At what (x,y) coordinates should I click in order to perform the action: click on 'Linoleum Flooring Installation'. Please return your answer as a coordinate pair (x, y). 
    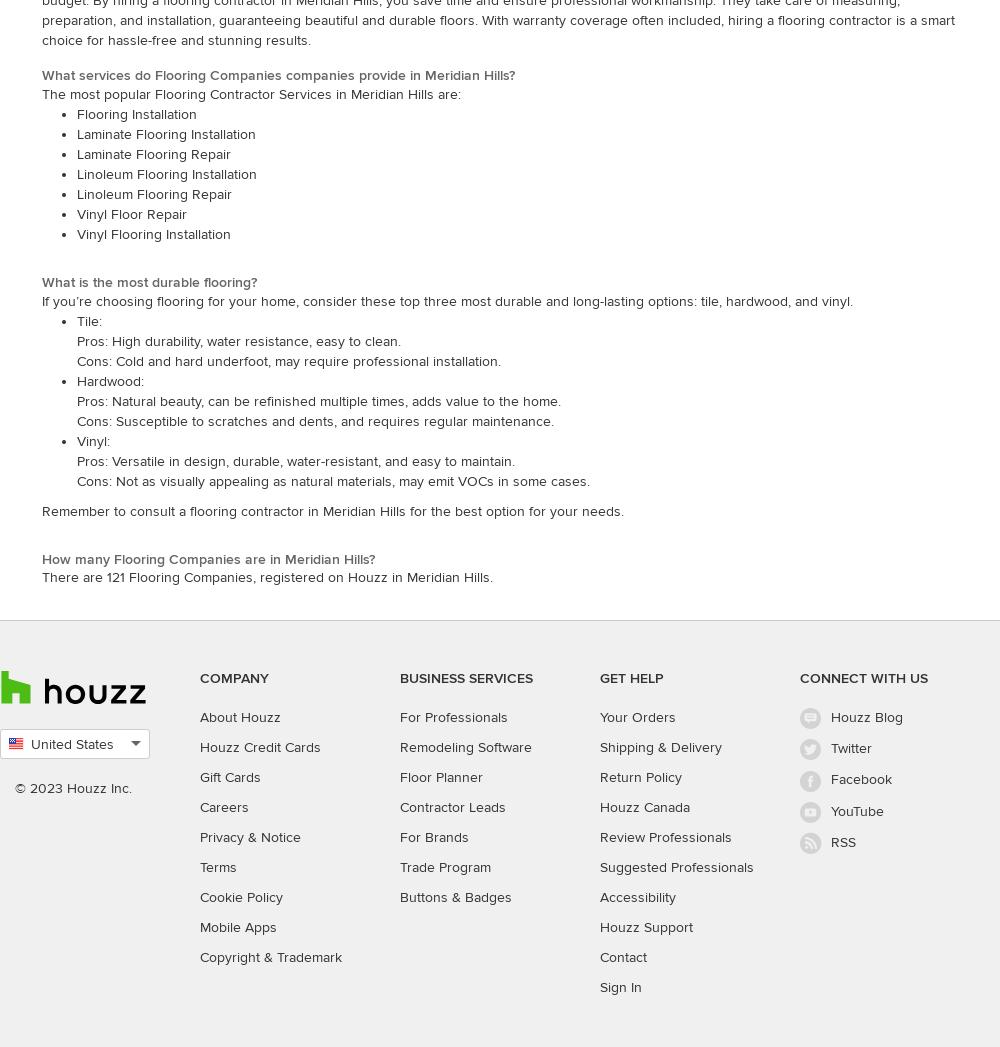
    Looking at the image, I should click on (167, 173).